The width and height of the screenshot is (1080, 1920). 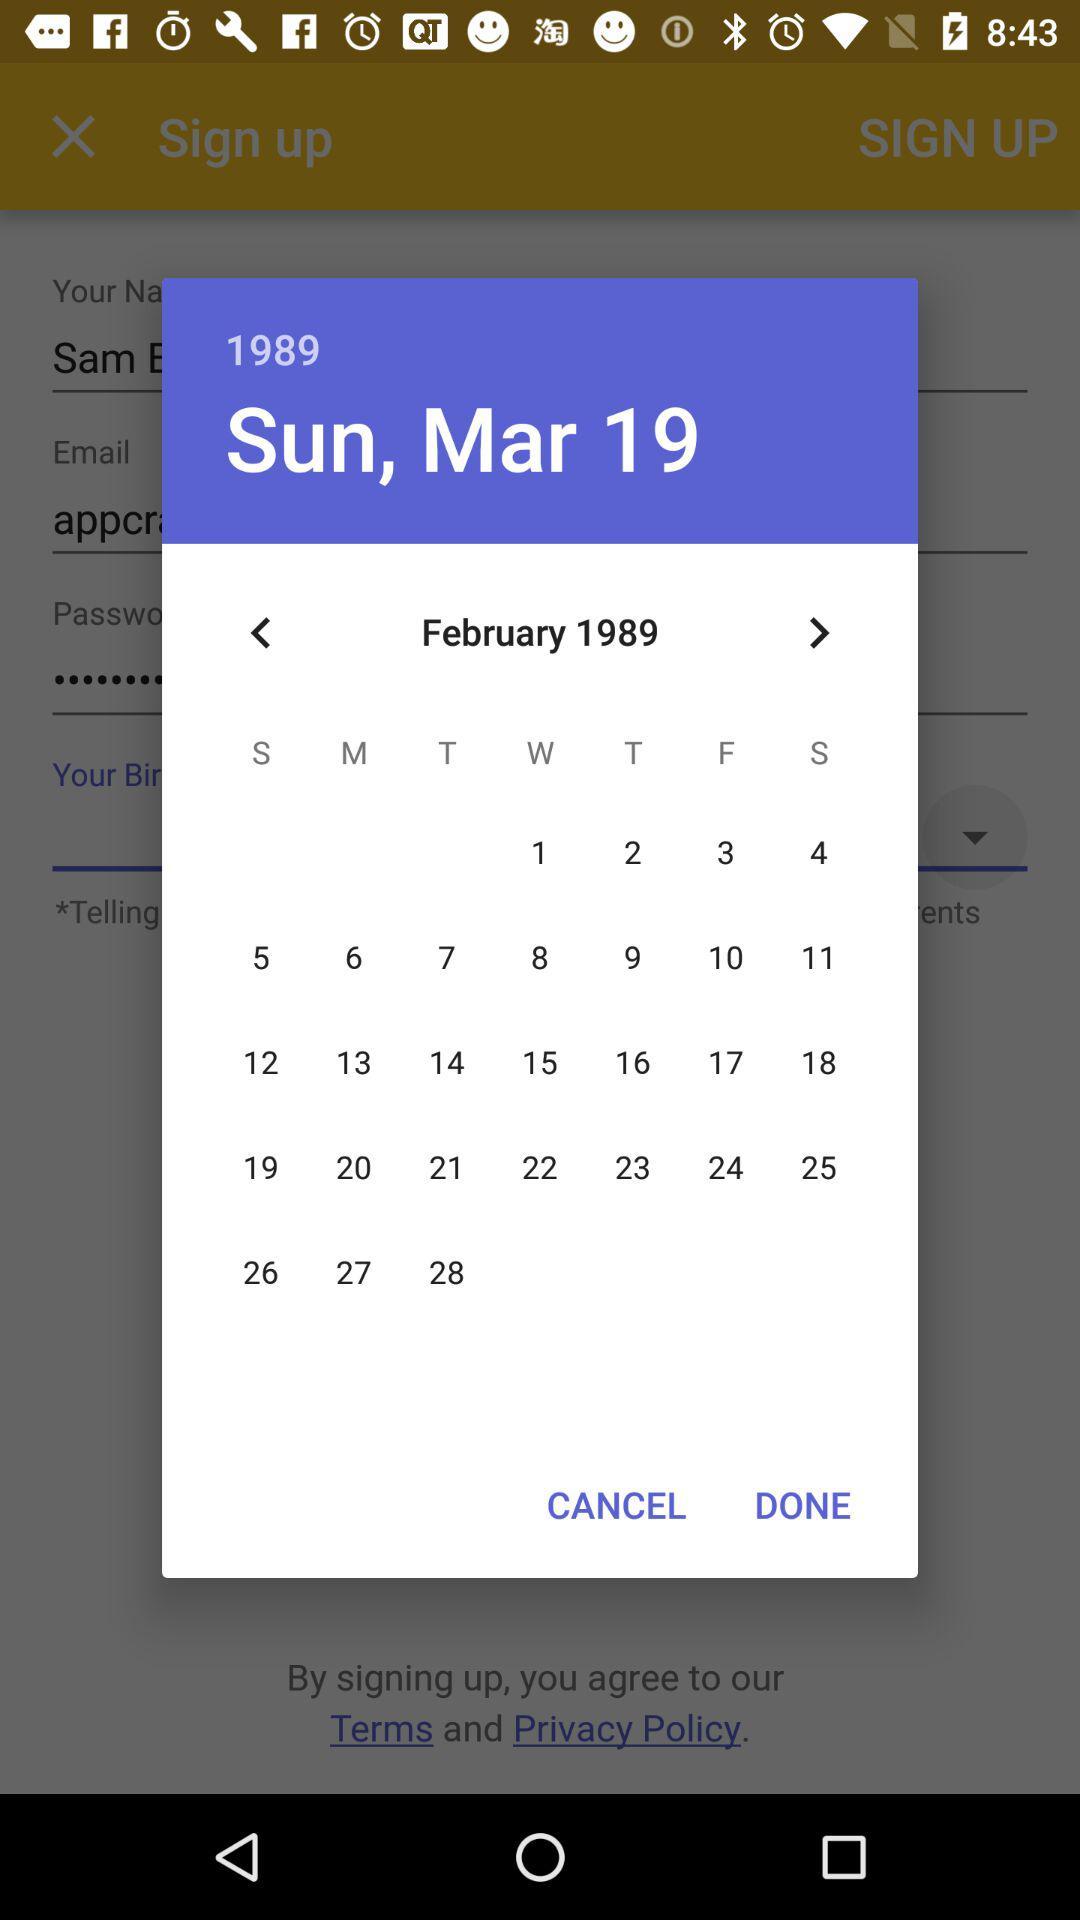 I want to click on the done icon, so click(x=801, y=1504).